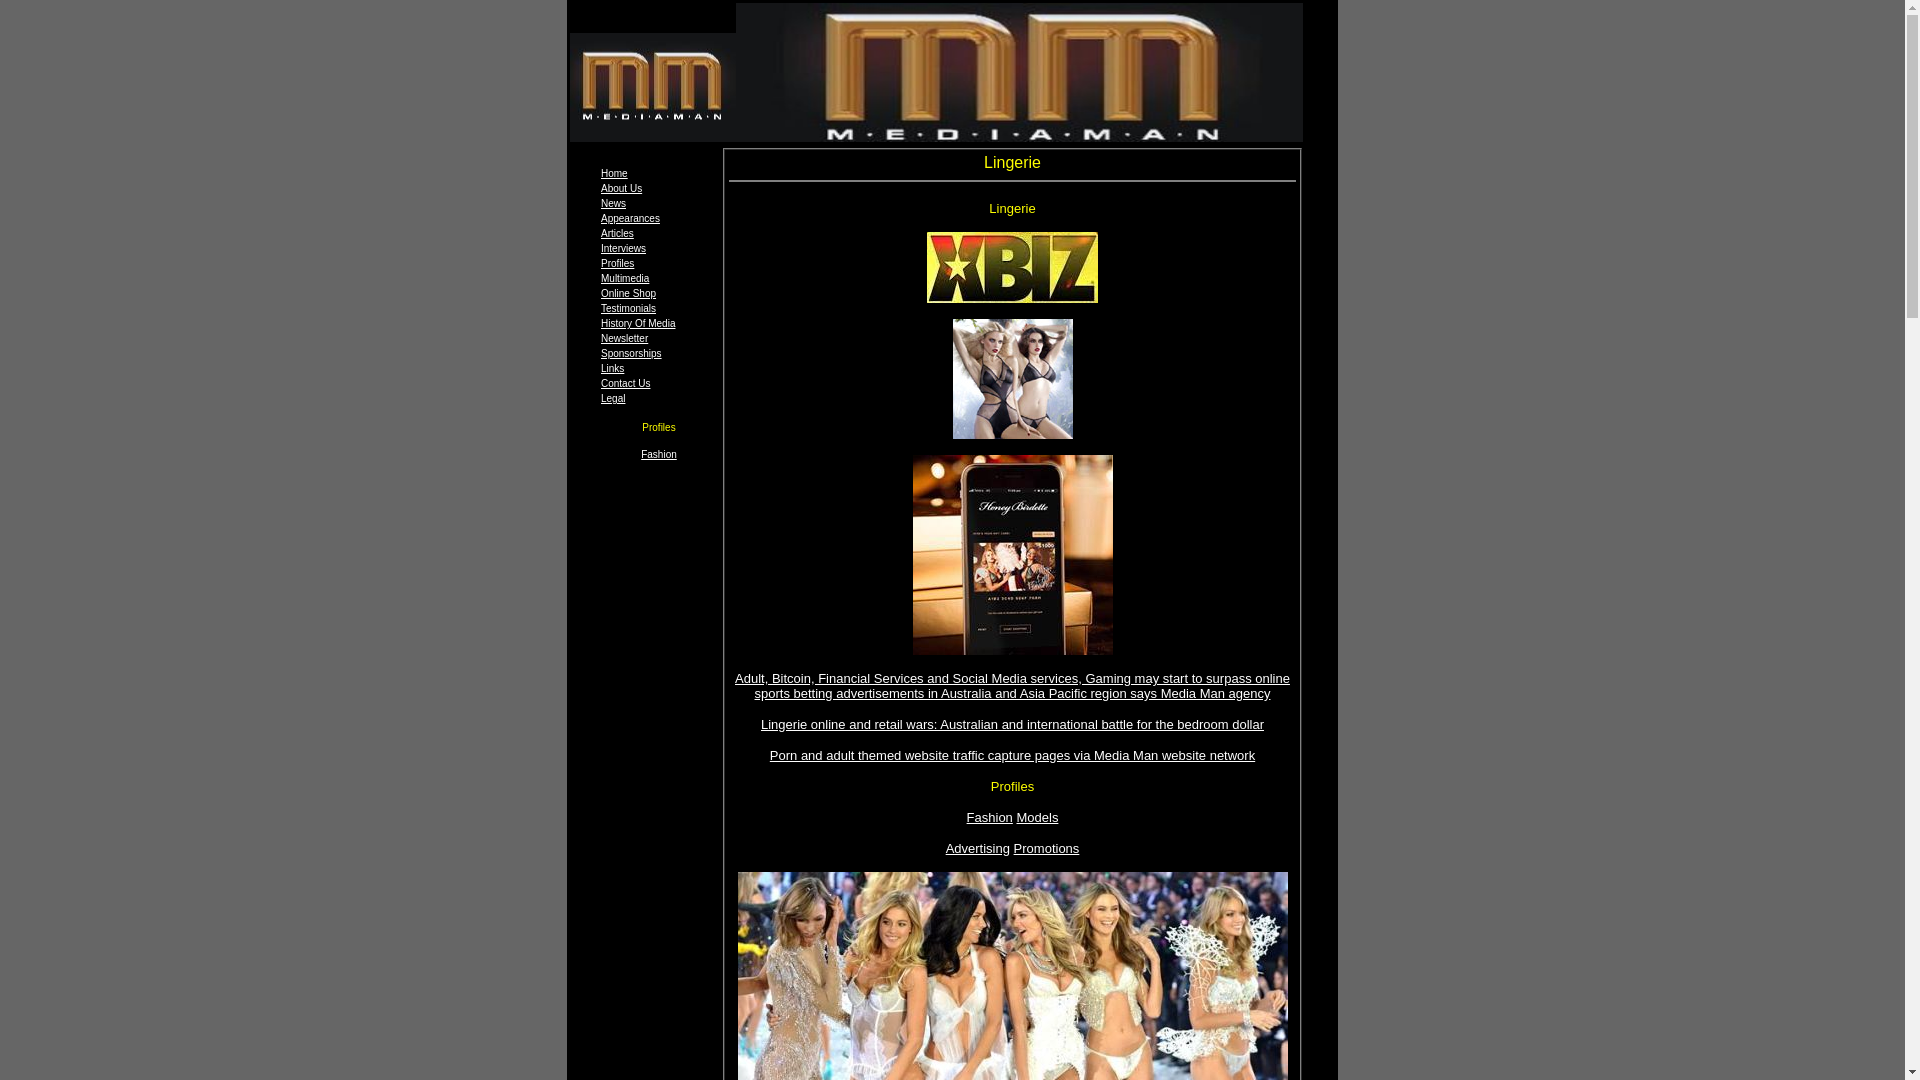 Image resolution: width=1920 pixels, height=1080 pixels. I want to click on 'Contact Us', so click(624, 383).